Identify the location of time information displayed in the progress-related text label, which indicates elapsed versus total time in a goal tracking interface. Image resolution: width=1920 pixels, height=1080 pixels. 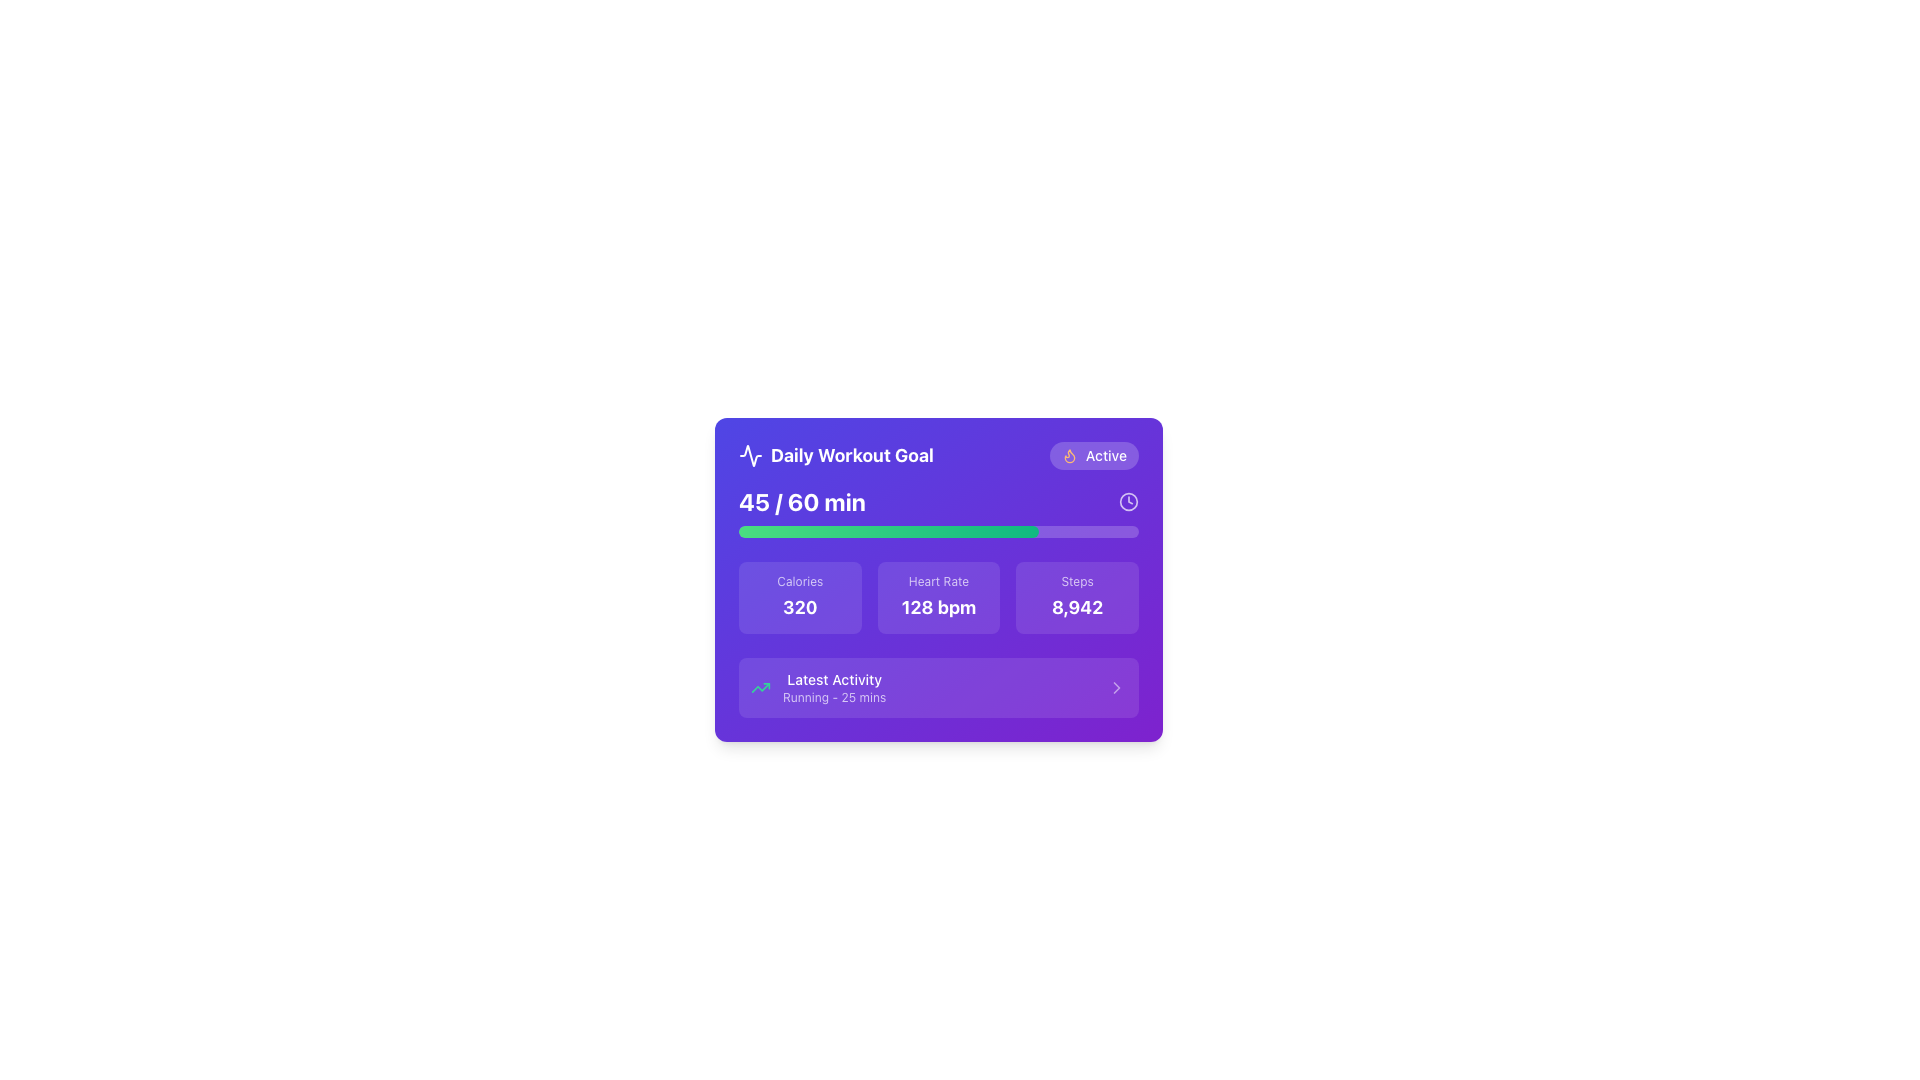
(802, 500).